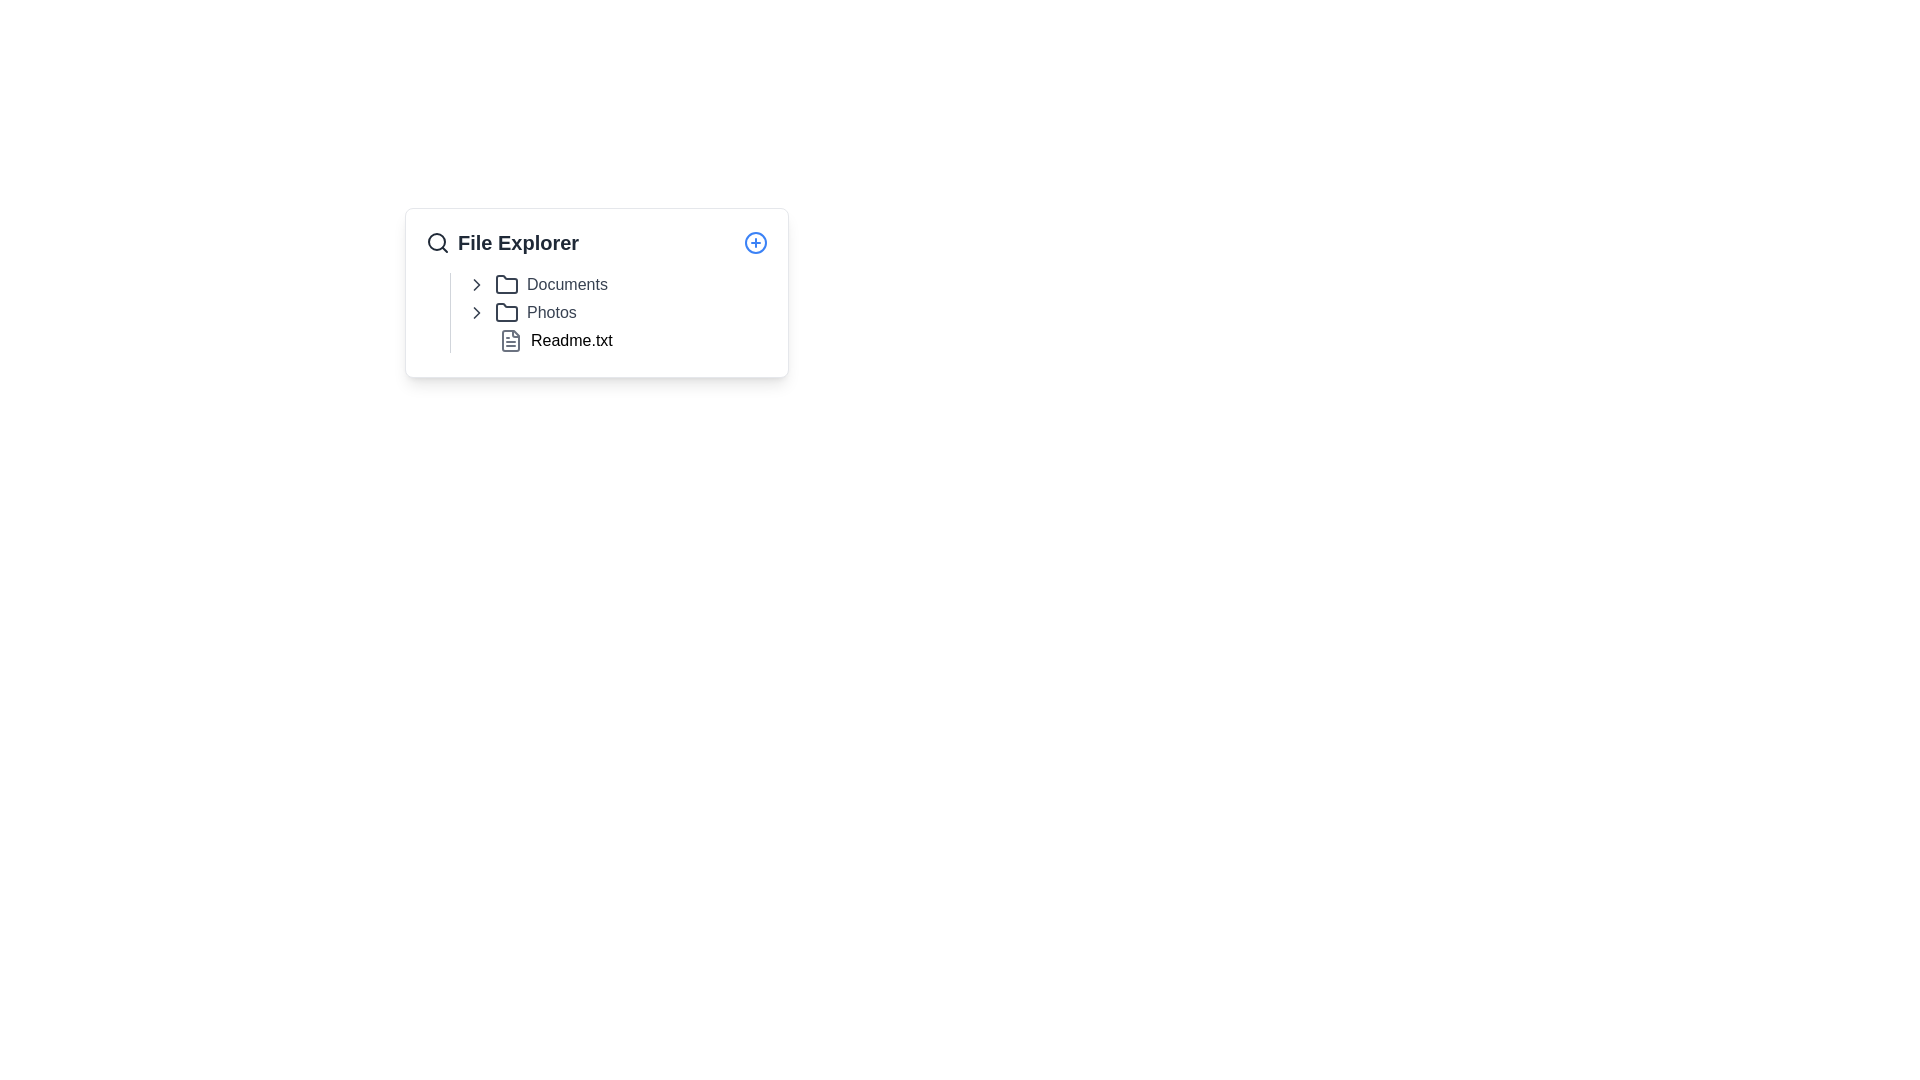  Describe the element at coordinates (502, 242) in the screenshot. I see `the 'File Explorer' label, which is bold and gray, located in the header section next to a magnifying glass icon` at that location.